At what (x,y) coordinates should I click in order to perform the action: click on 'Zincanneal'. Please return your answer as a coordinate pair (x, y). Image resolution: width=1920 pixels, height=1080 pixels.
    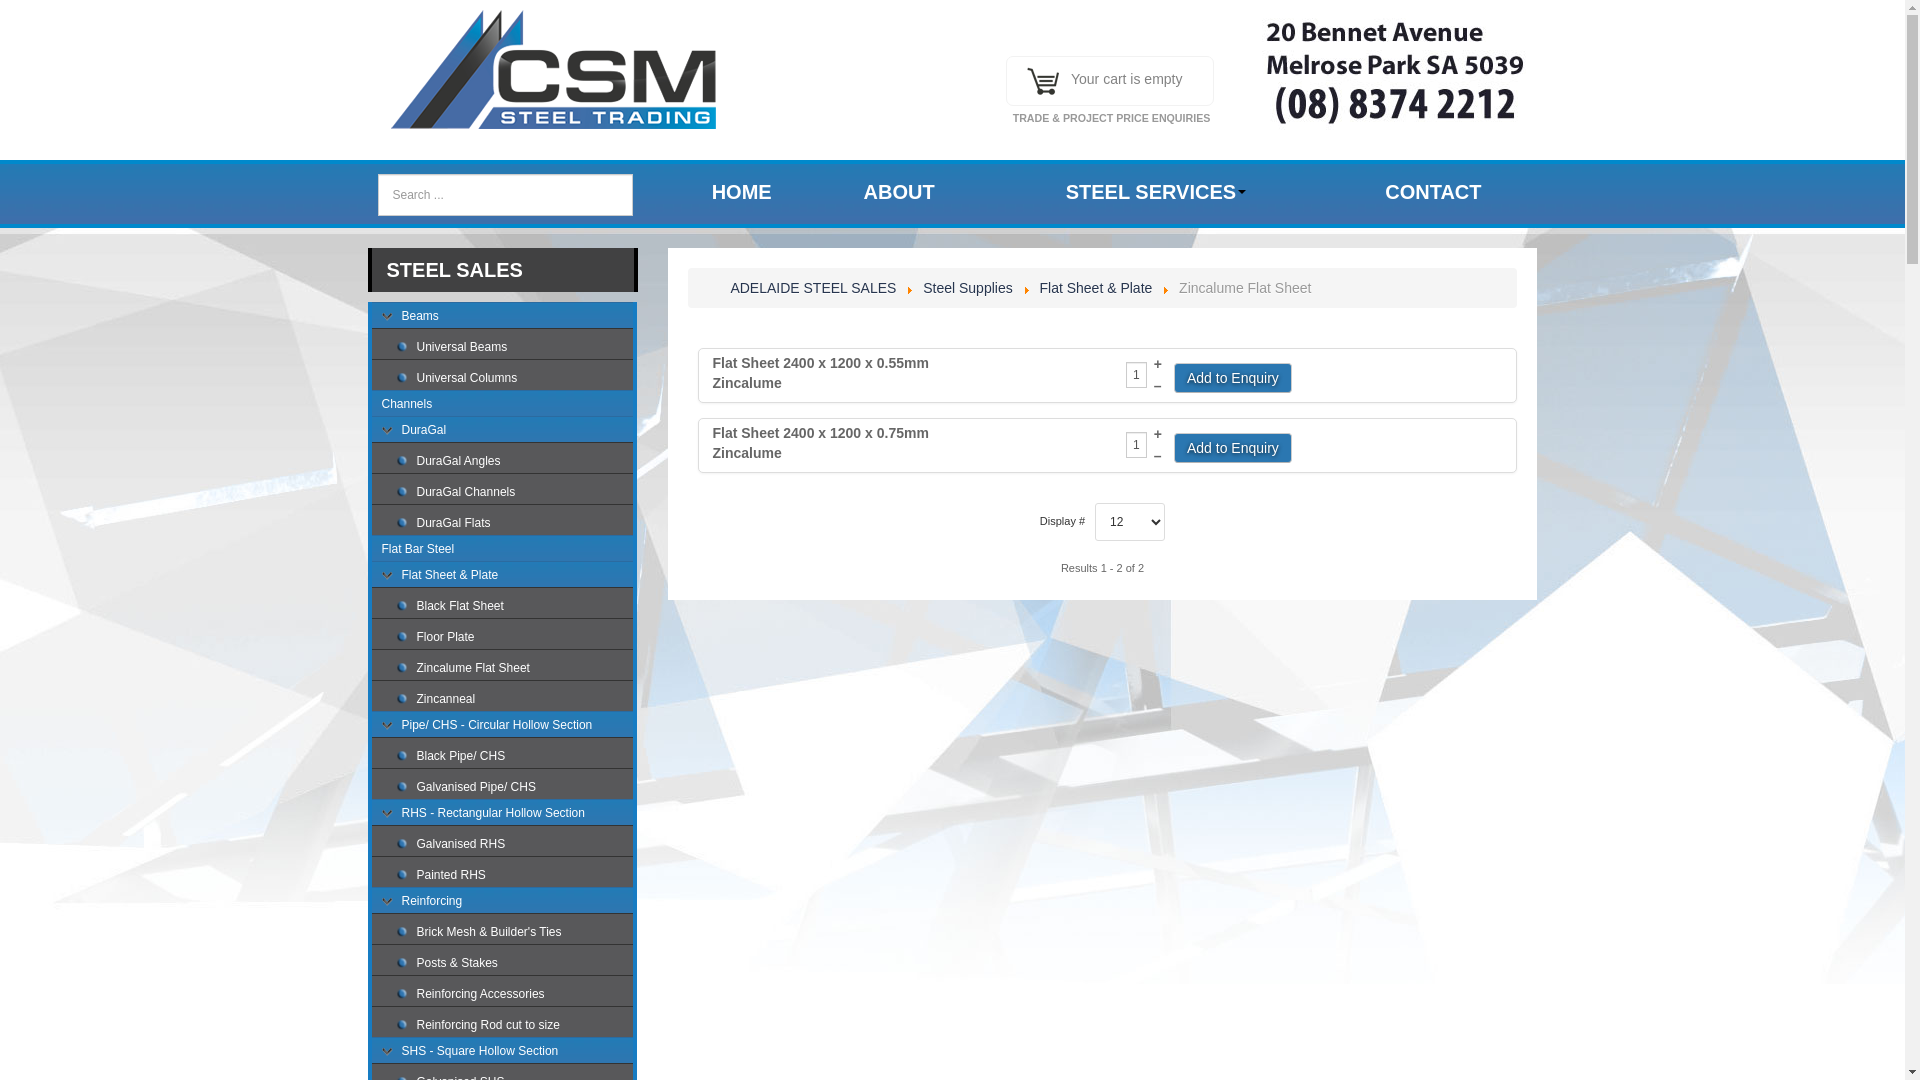
    Looking at the image, I should click on (514, 700).